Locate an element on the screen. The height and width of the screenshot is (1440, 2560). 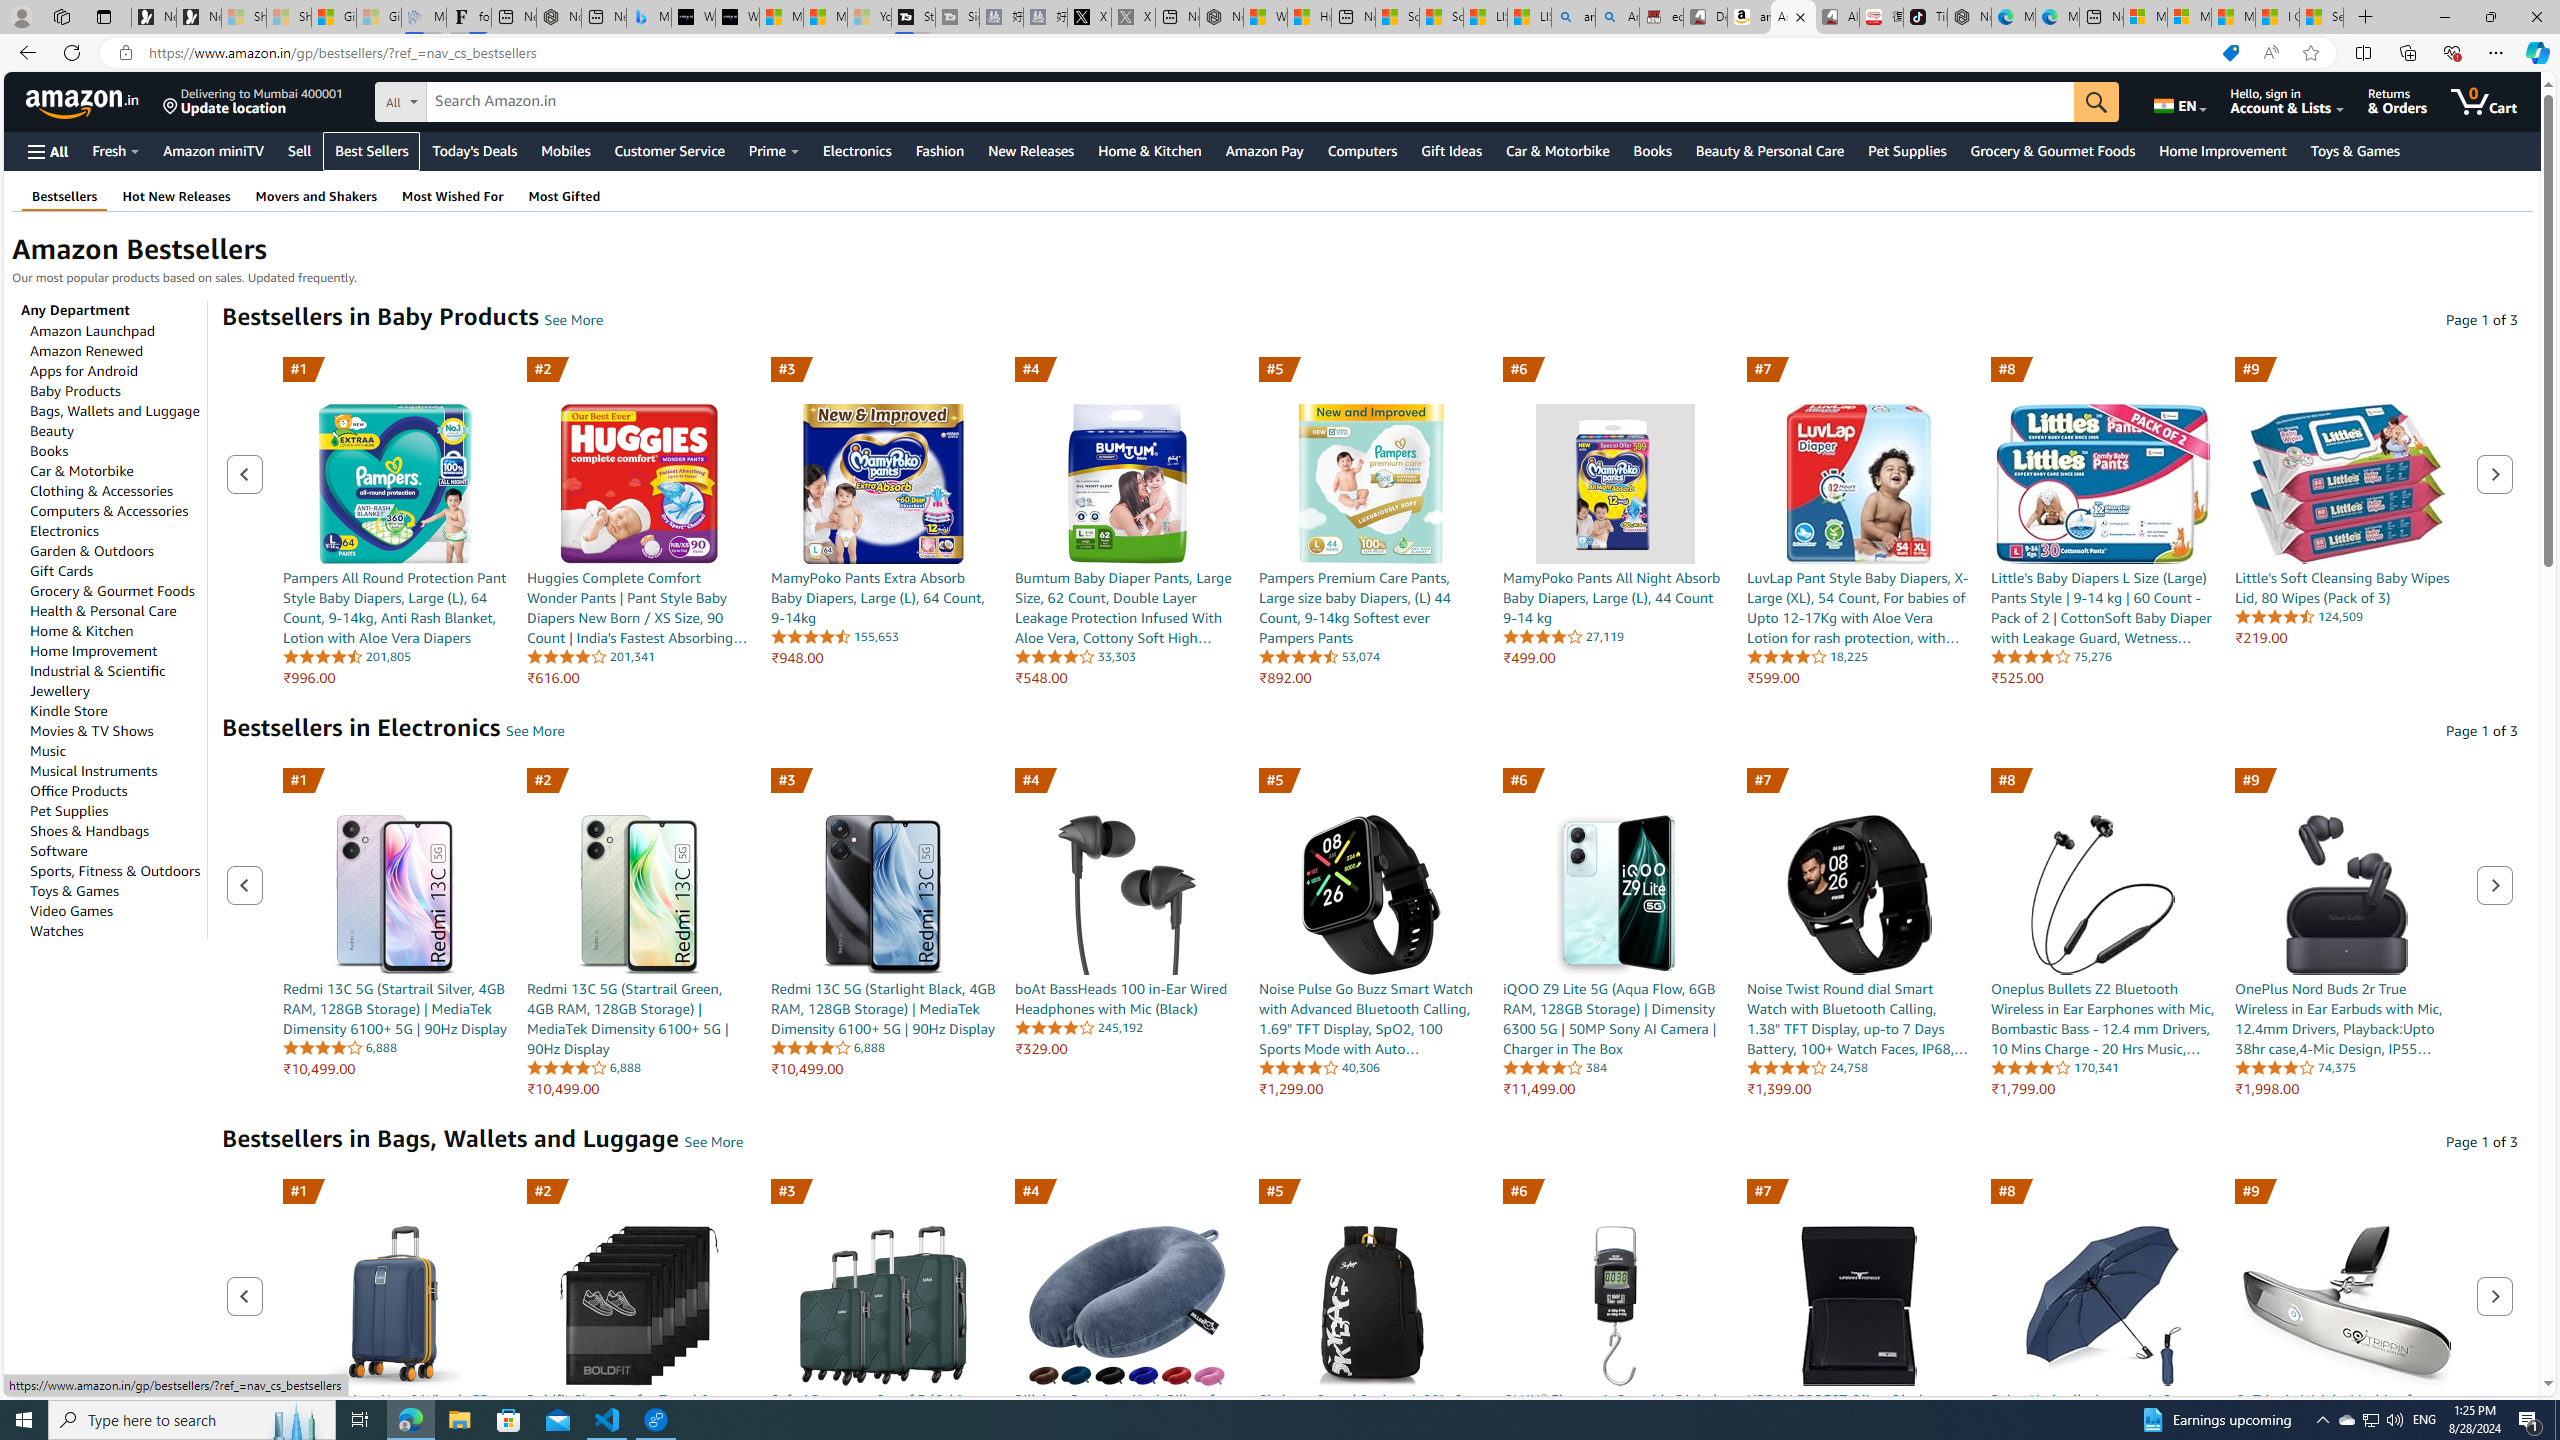
'boAt BassHeads 100 in-Ear Wired Headphones with Mic (Black)' is located at coordinates (1125, 893).